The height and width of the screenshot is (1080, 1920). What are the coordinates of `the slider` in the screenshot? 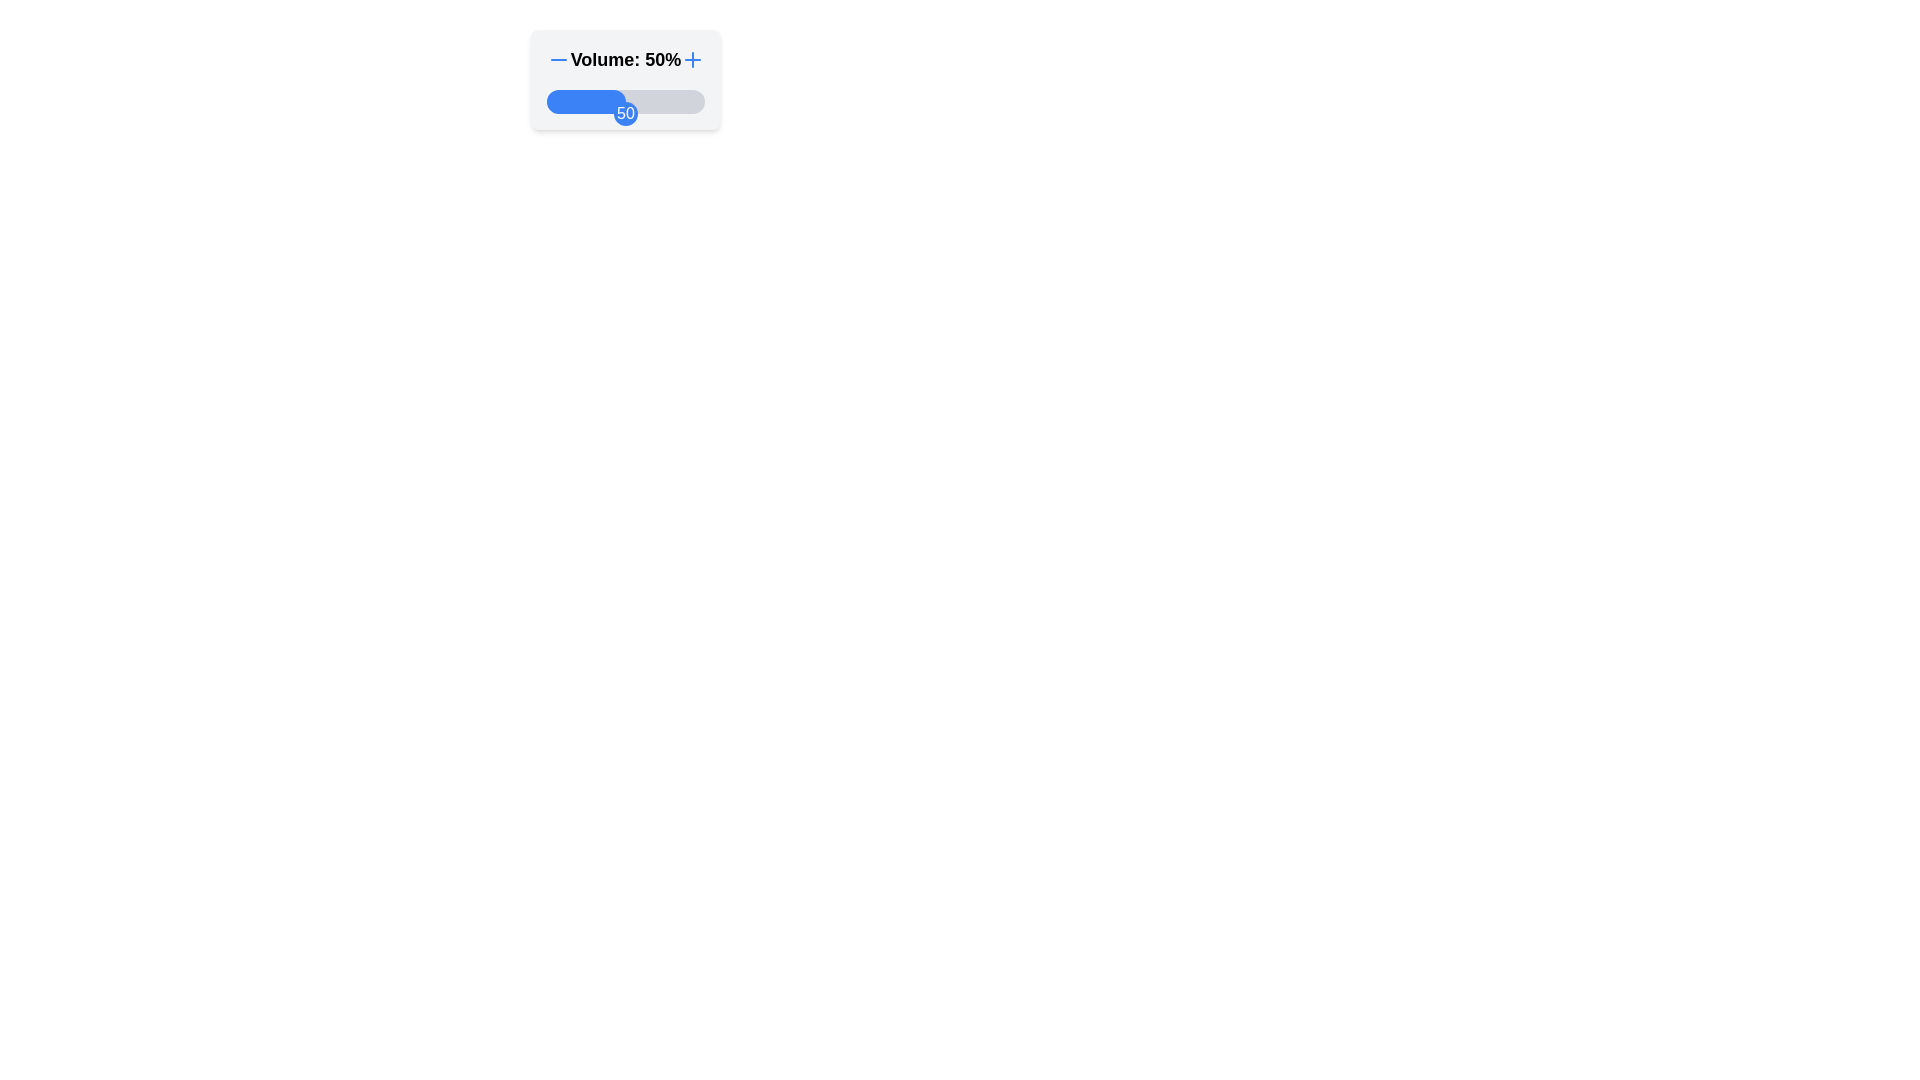 It's located at (626, 101).